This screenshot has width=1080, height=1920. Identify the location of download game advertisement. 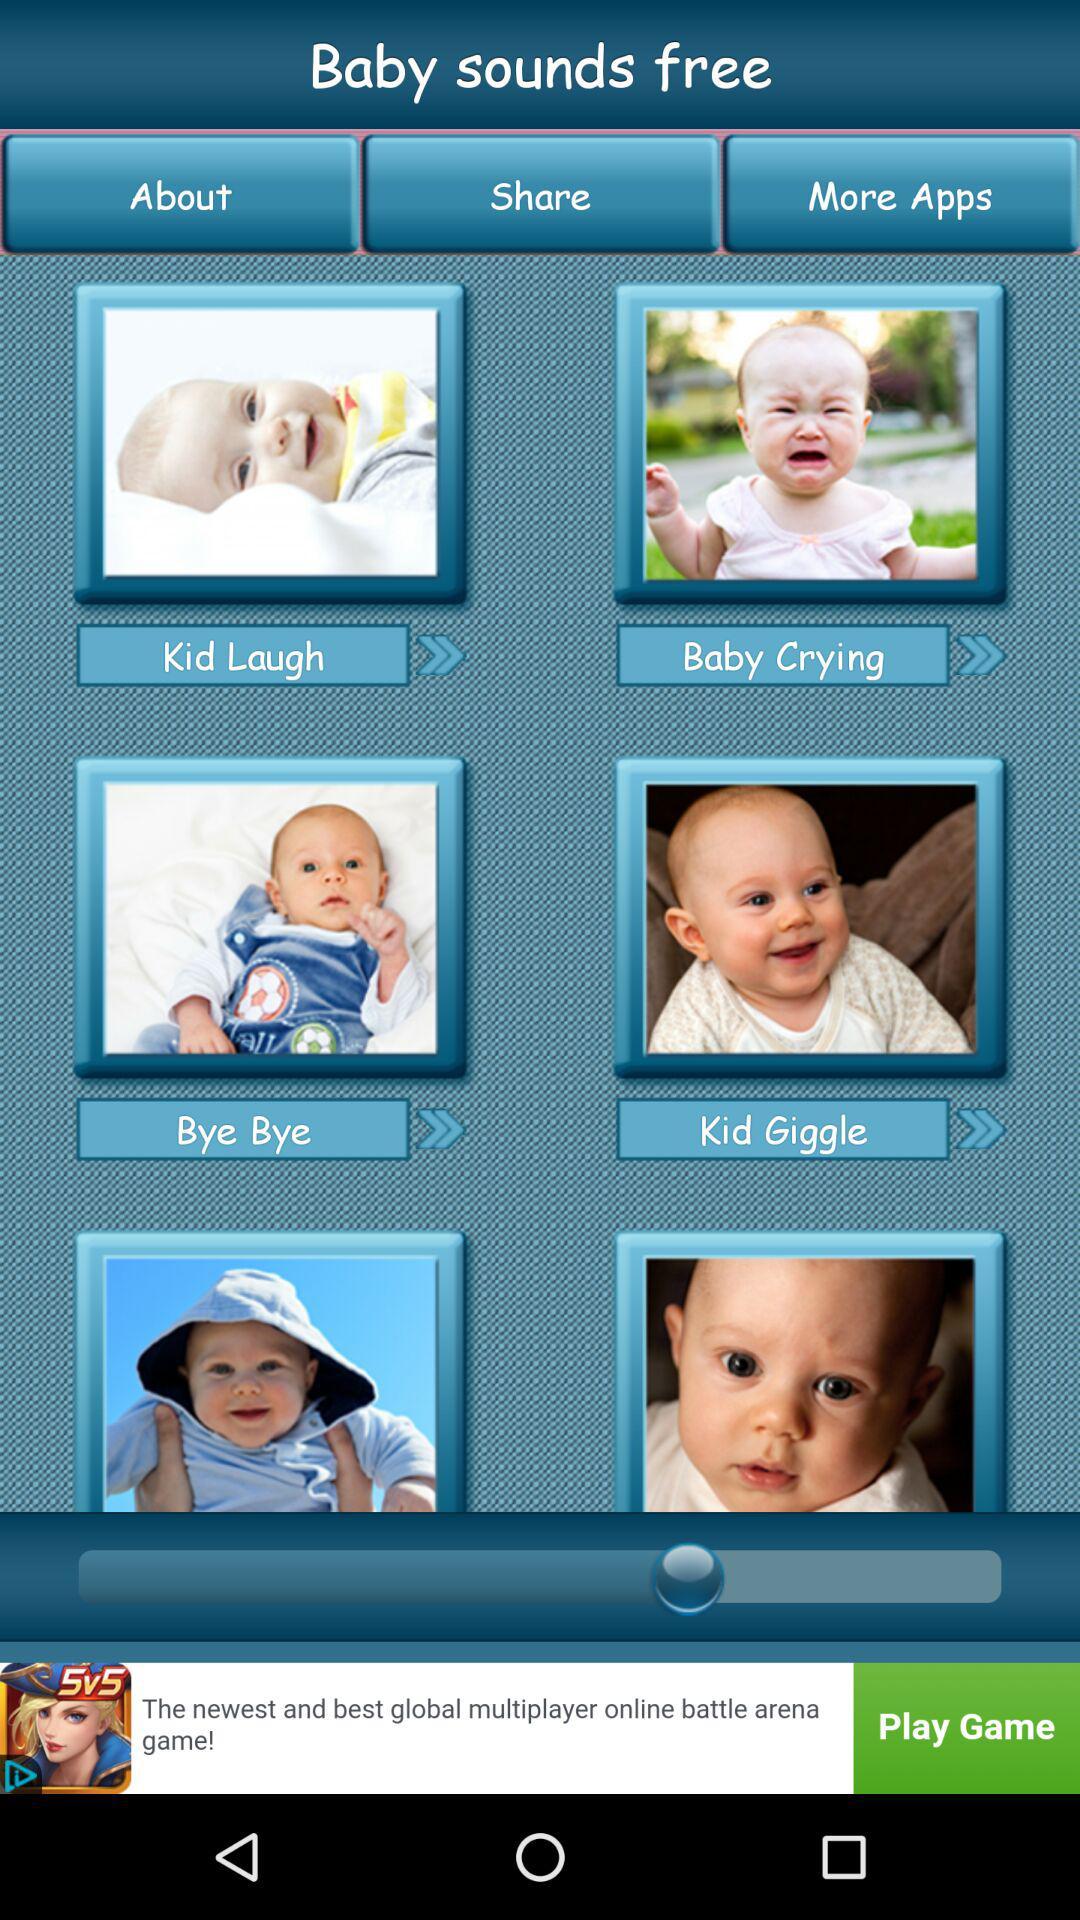
(540, 1727).